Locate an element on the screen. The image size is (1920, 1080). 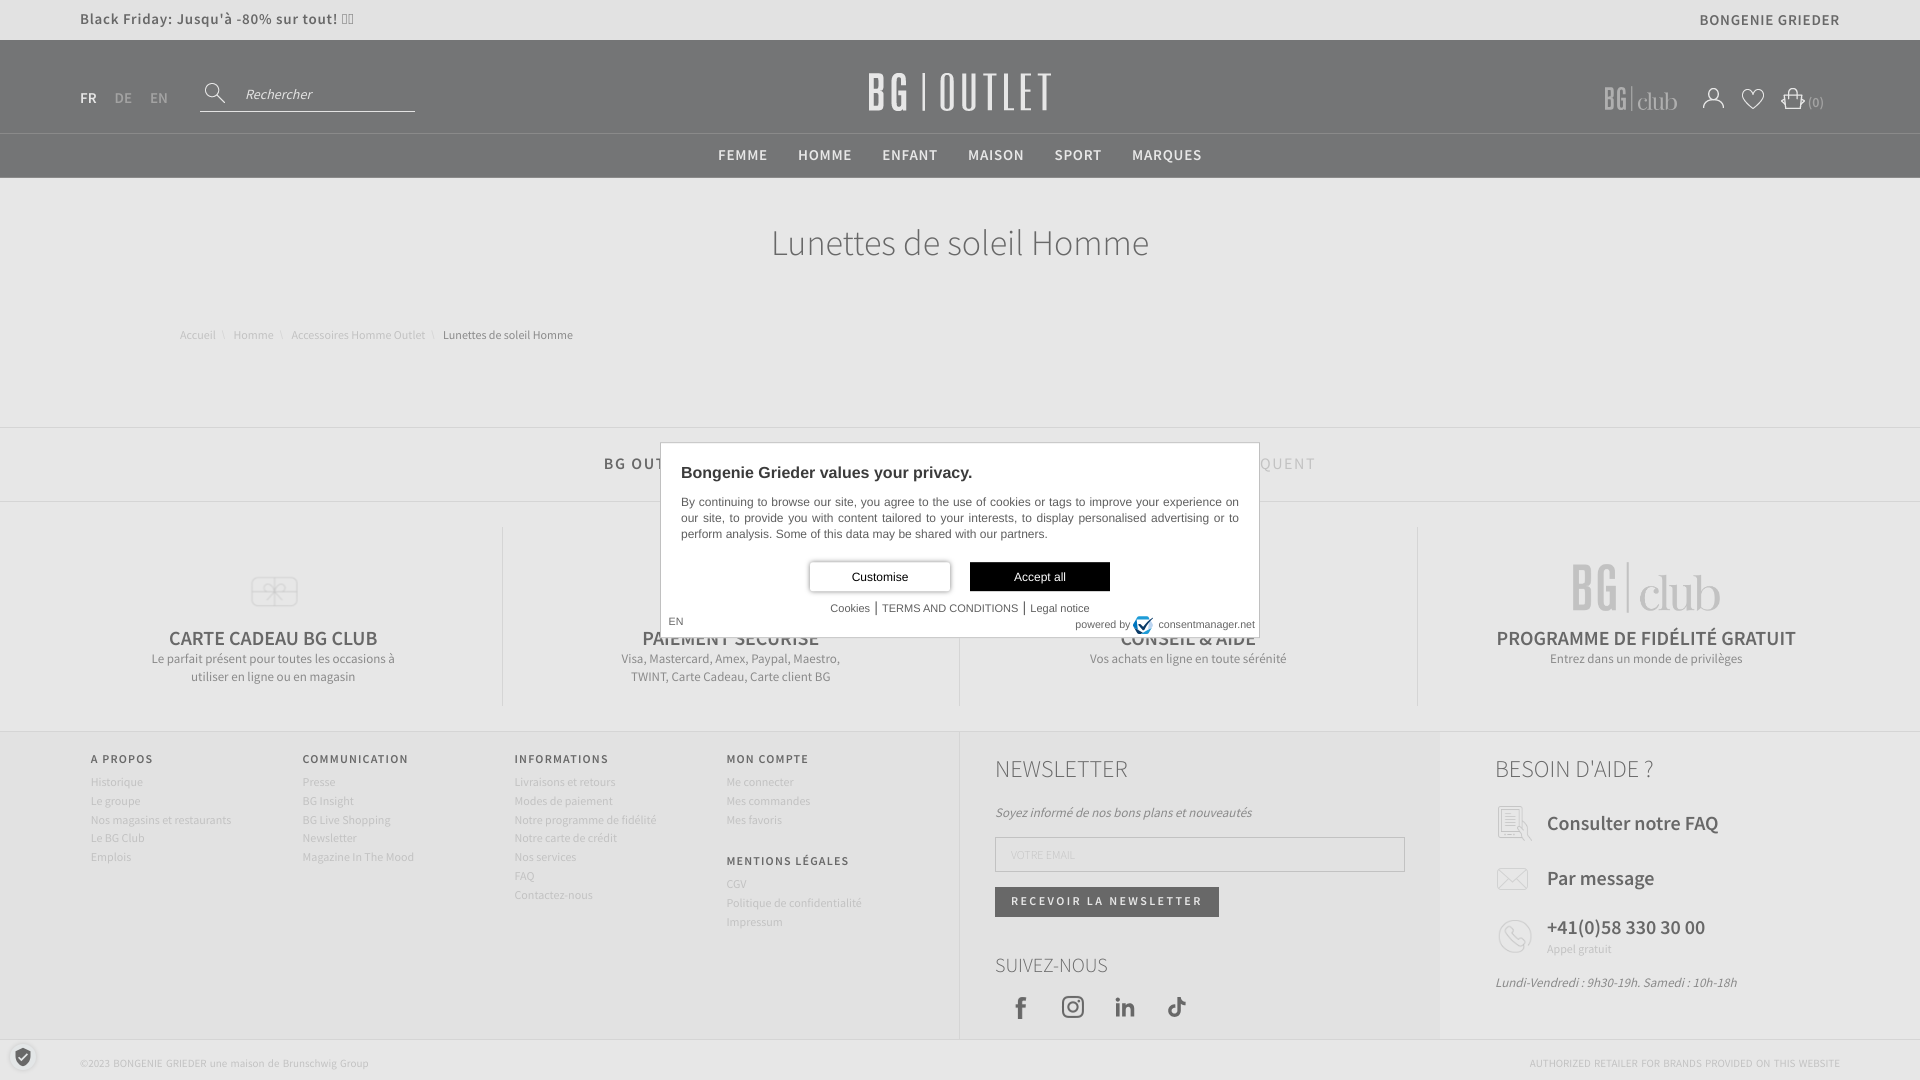
'icone-facebook' is located at coordinates (1021, 1006).